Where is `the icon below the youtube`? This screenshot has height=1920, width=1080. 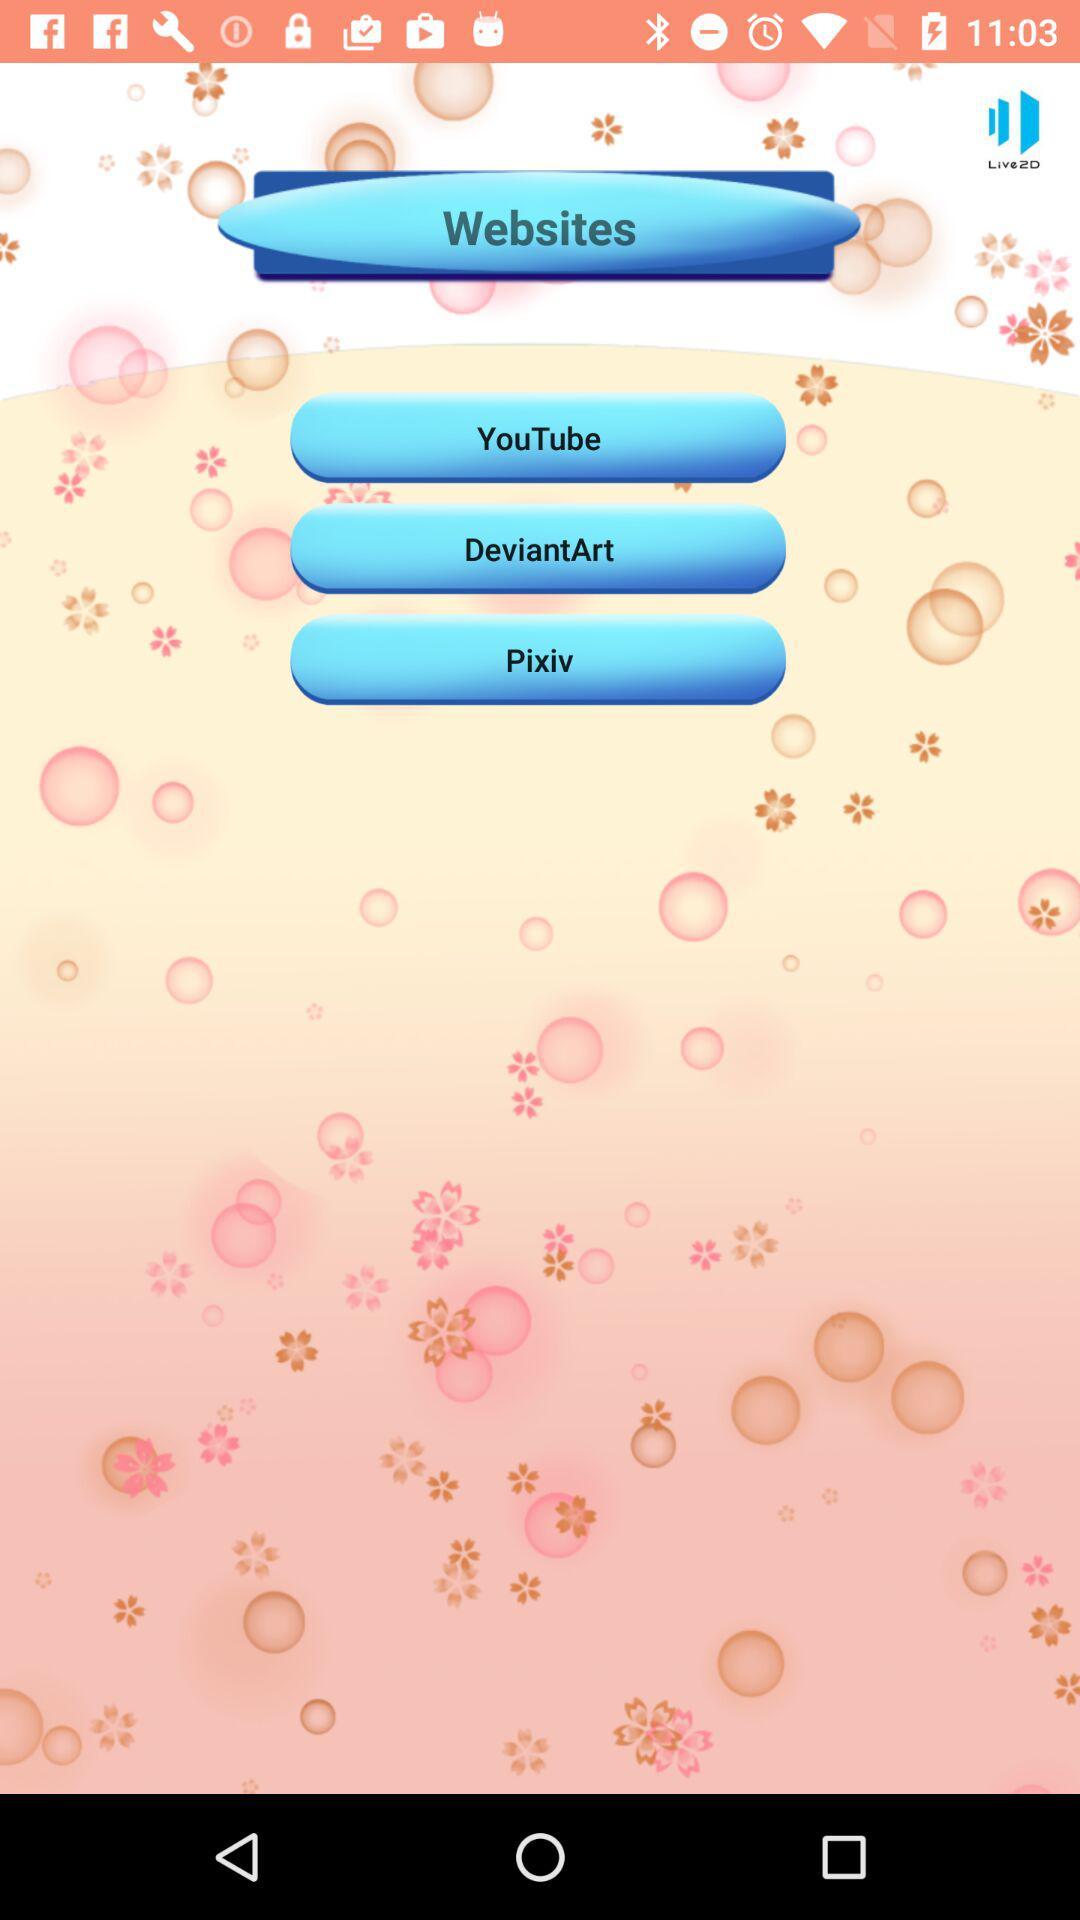 the icon below the youtube is located at coordinates (538, 548).